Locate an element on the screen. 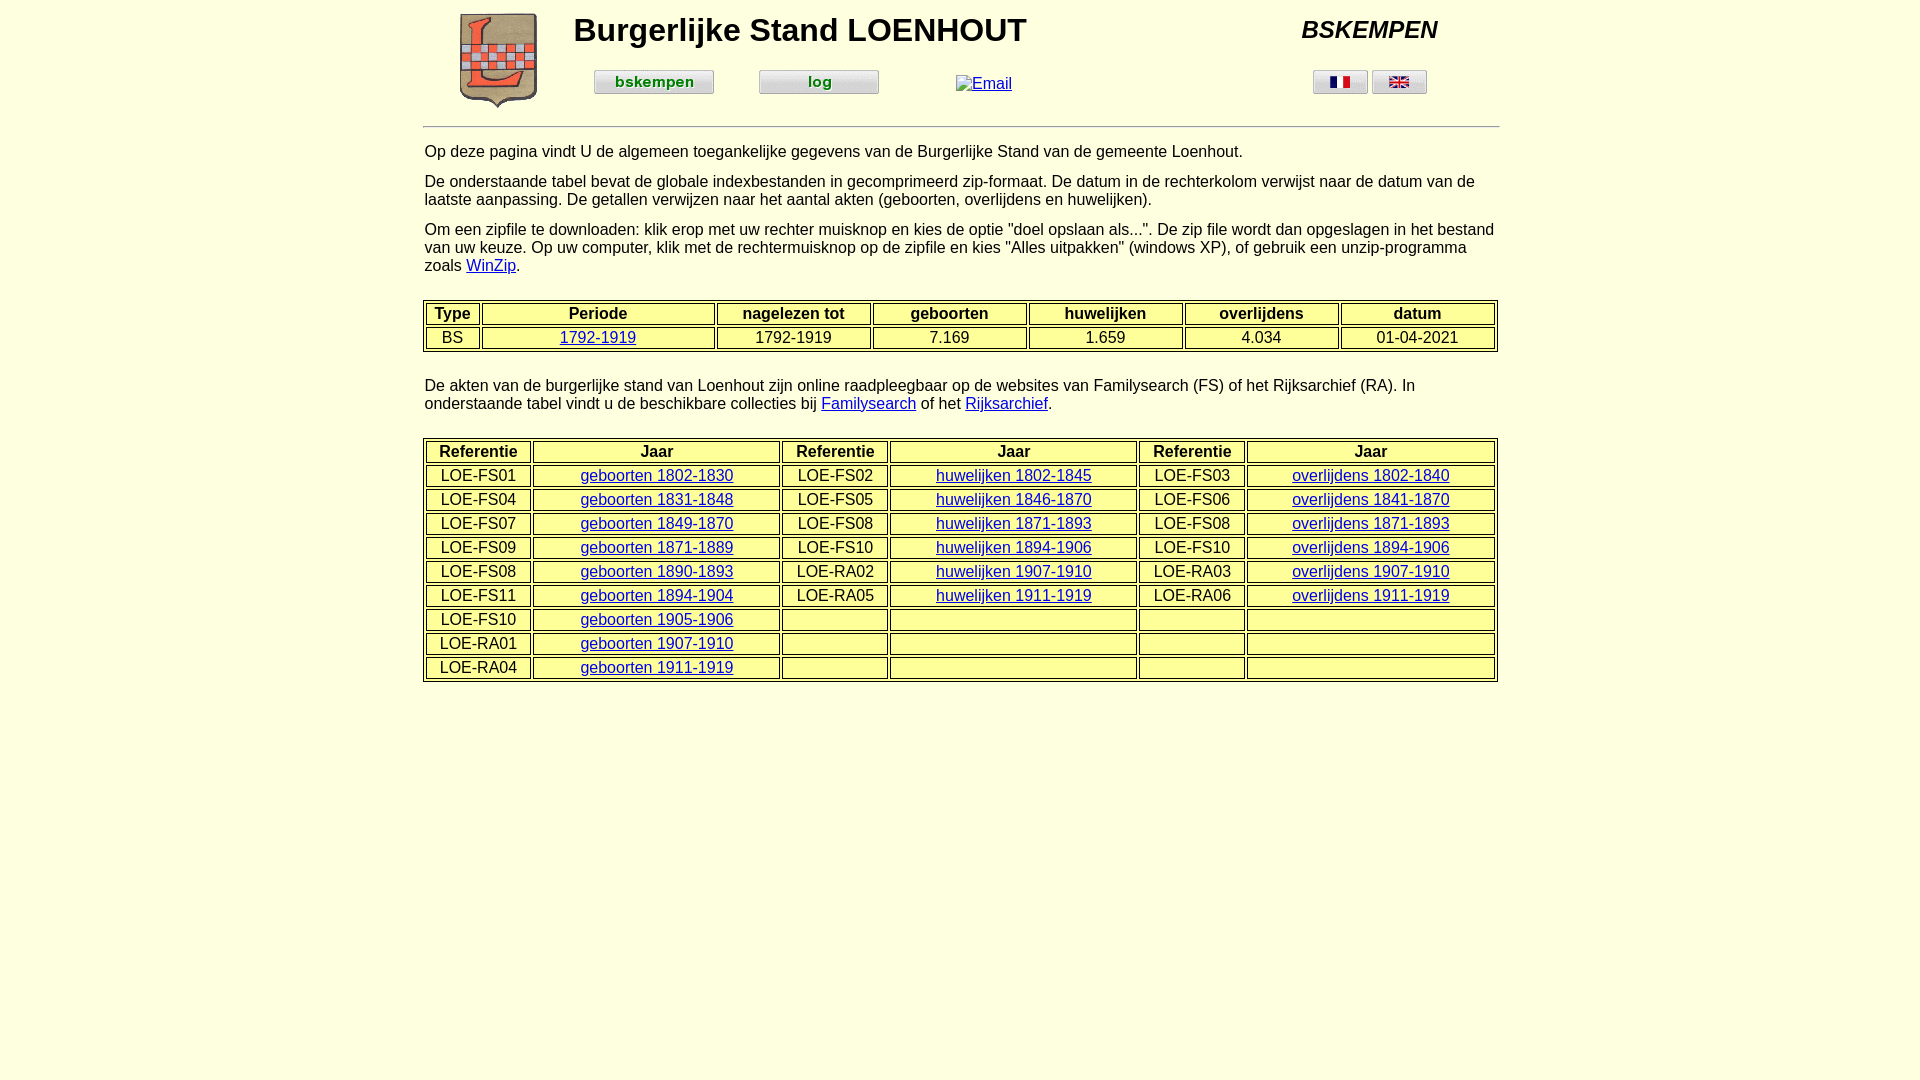 The image size is (1920, 1080). 'overlijdens 1871-1893' is located at coordinates (1369, 522).